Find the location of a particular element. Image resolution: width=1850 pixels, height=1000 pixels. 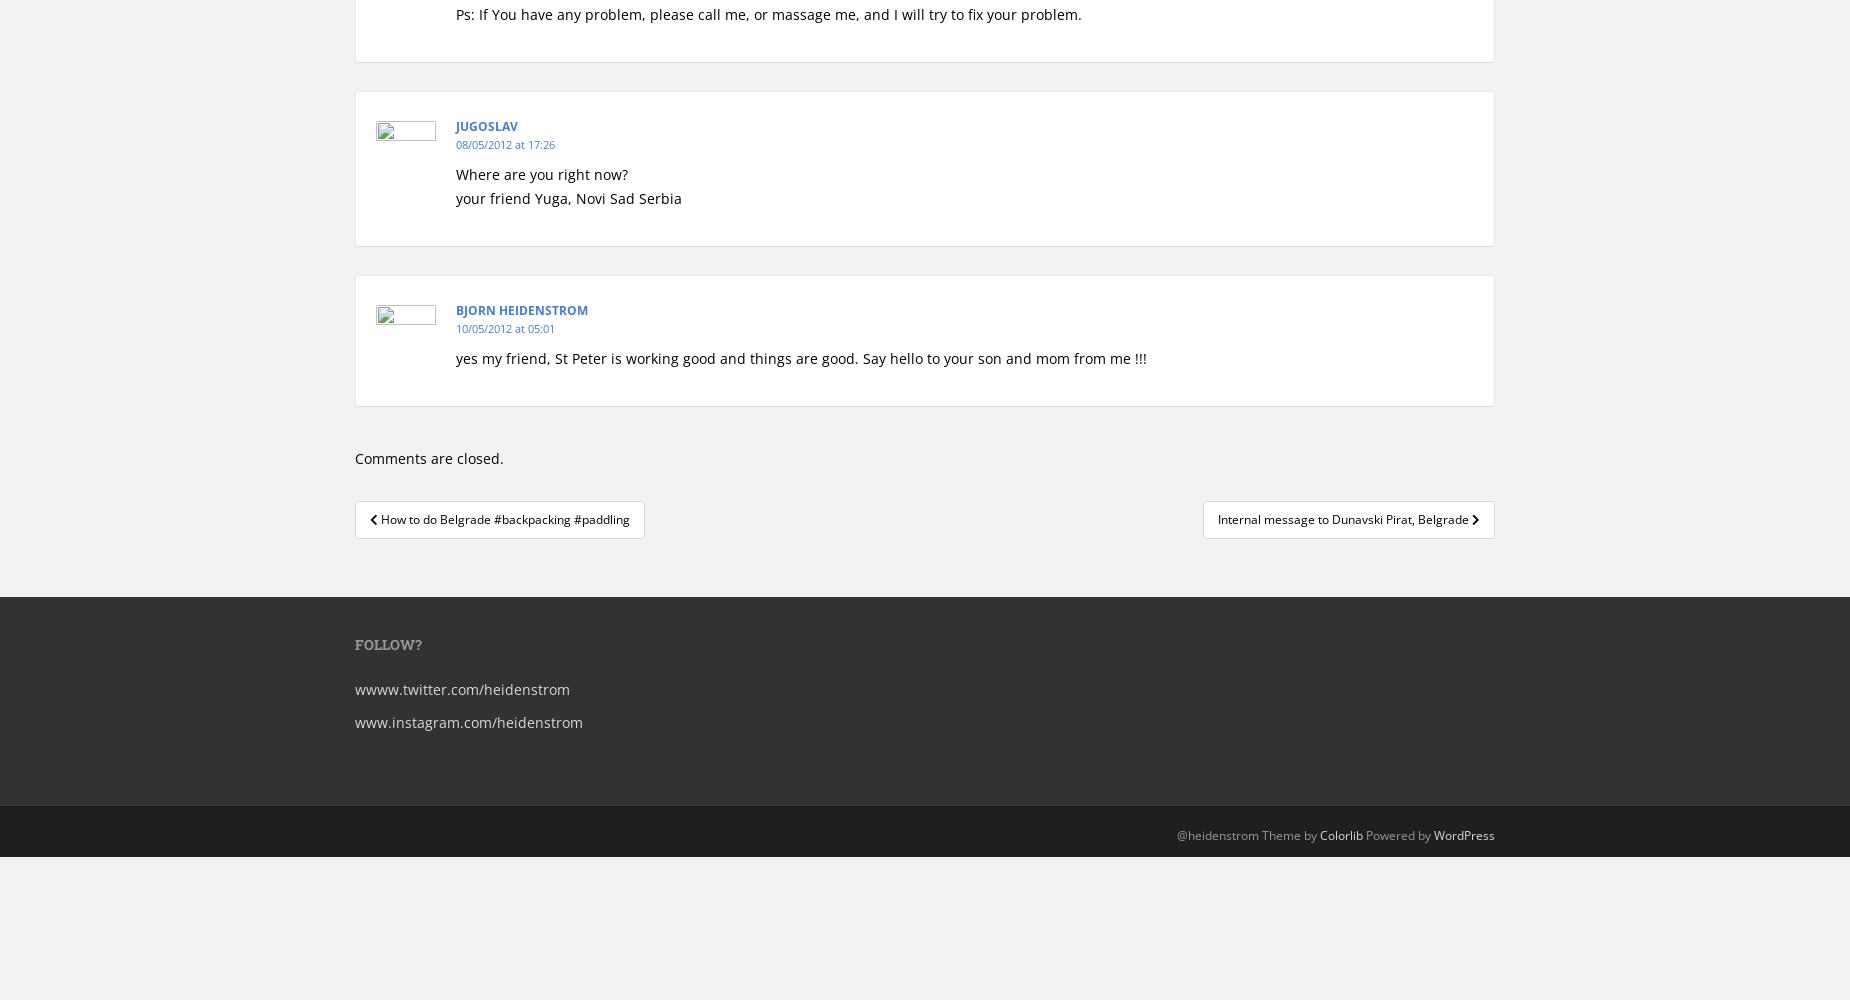

'www.instagram.com/heidenstrom' is located at coordinates (354, 721).